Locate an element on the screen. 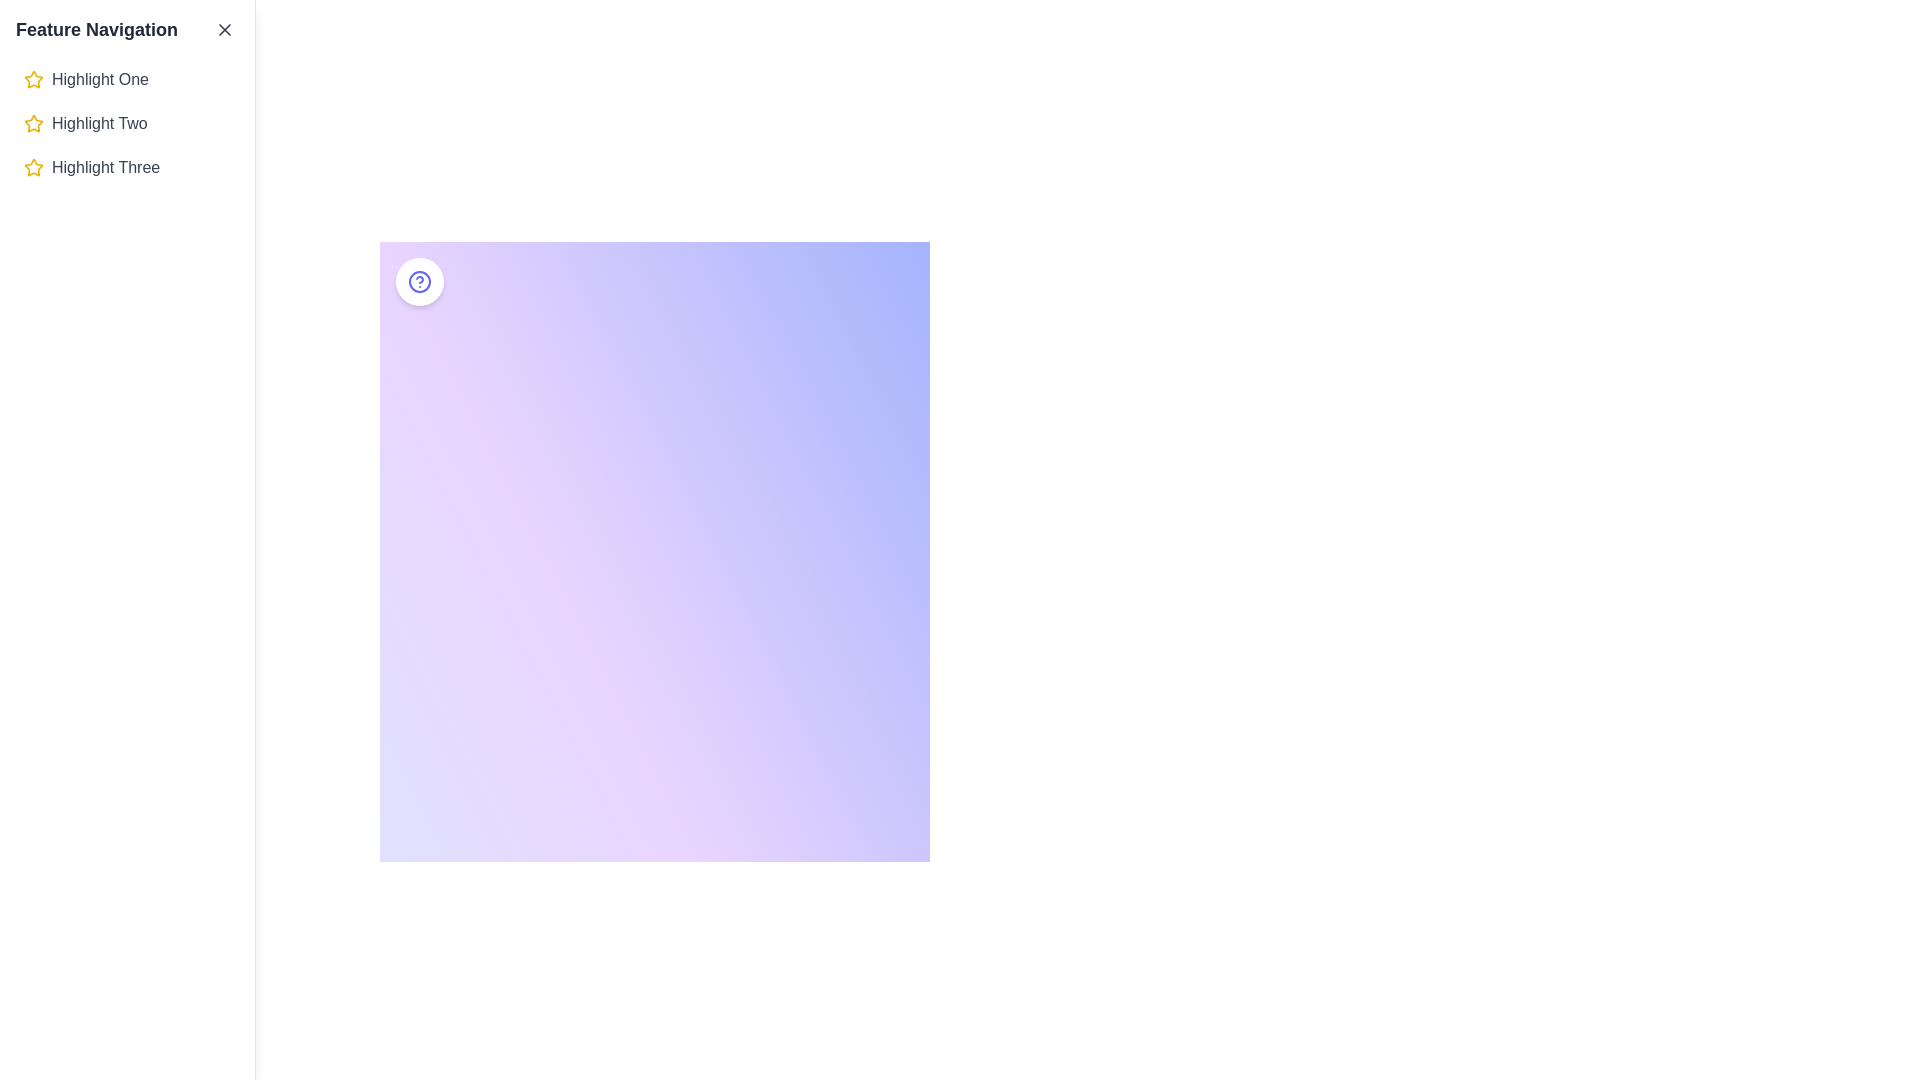  the close icon button located at the top-right corner of the 'Feature Navigation' sidebar to observe its hover effect is located at coordinates (225, 30).